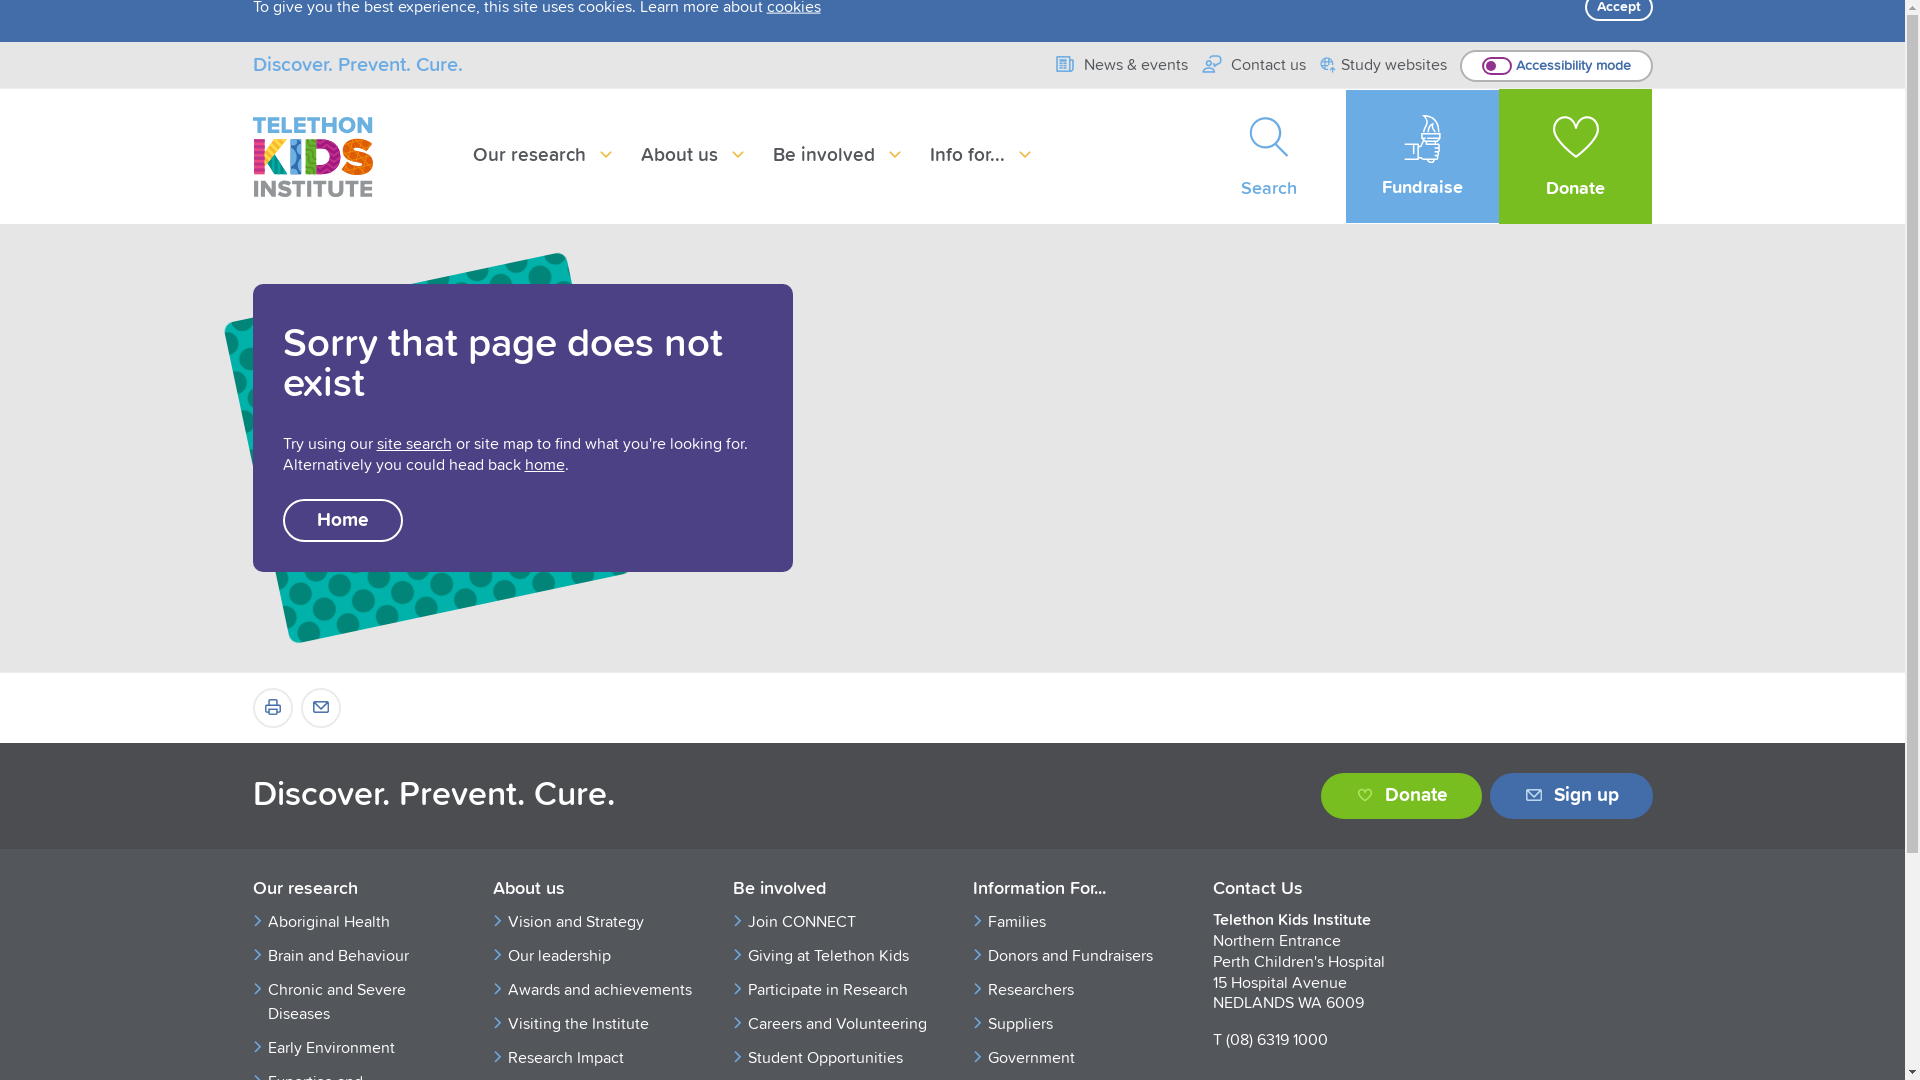 The width and height of the screenshot is (1920, 1080). What do you see at coordinates (1311, 889) in the screenshot?
I see `'Contact Us'` at bounding box center [1311, 889].